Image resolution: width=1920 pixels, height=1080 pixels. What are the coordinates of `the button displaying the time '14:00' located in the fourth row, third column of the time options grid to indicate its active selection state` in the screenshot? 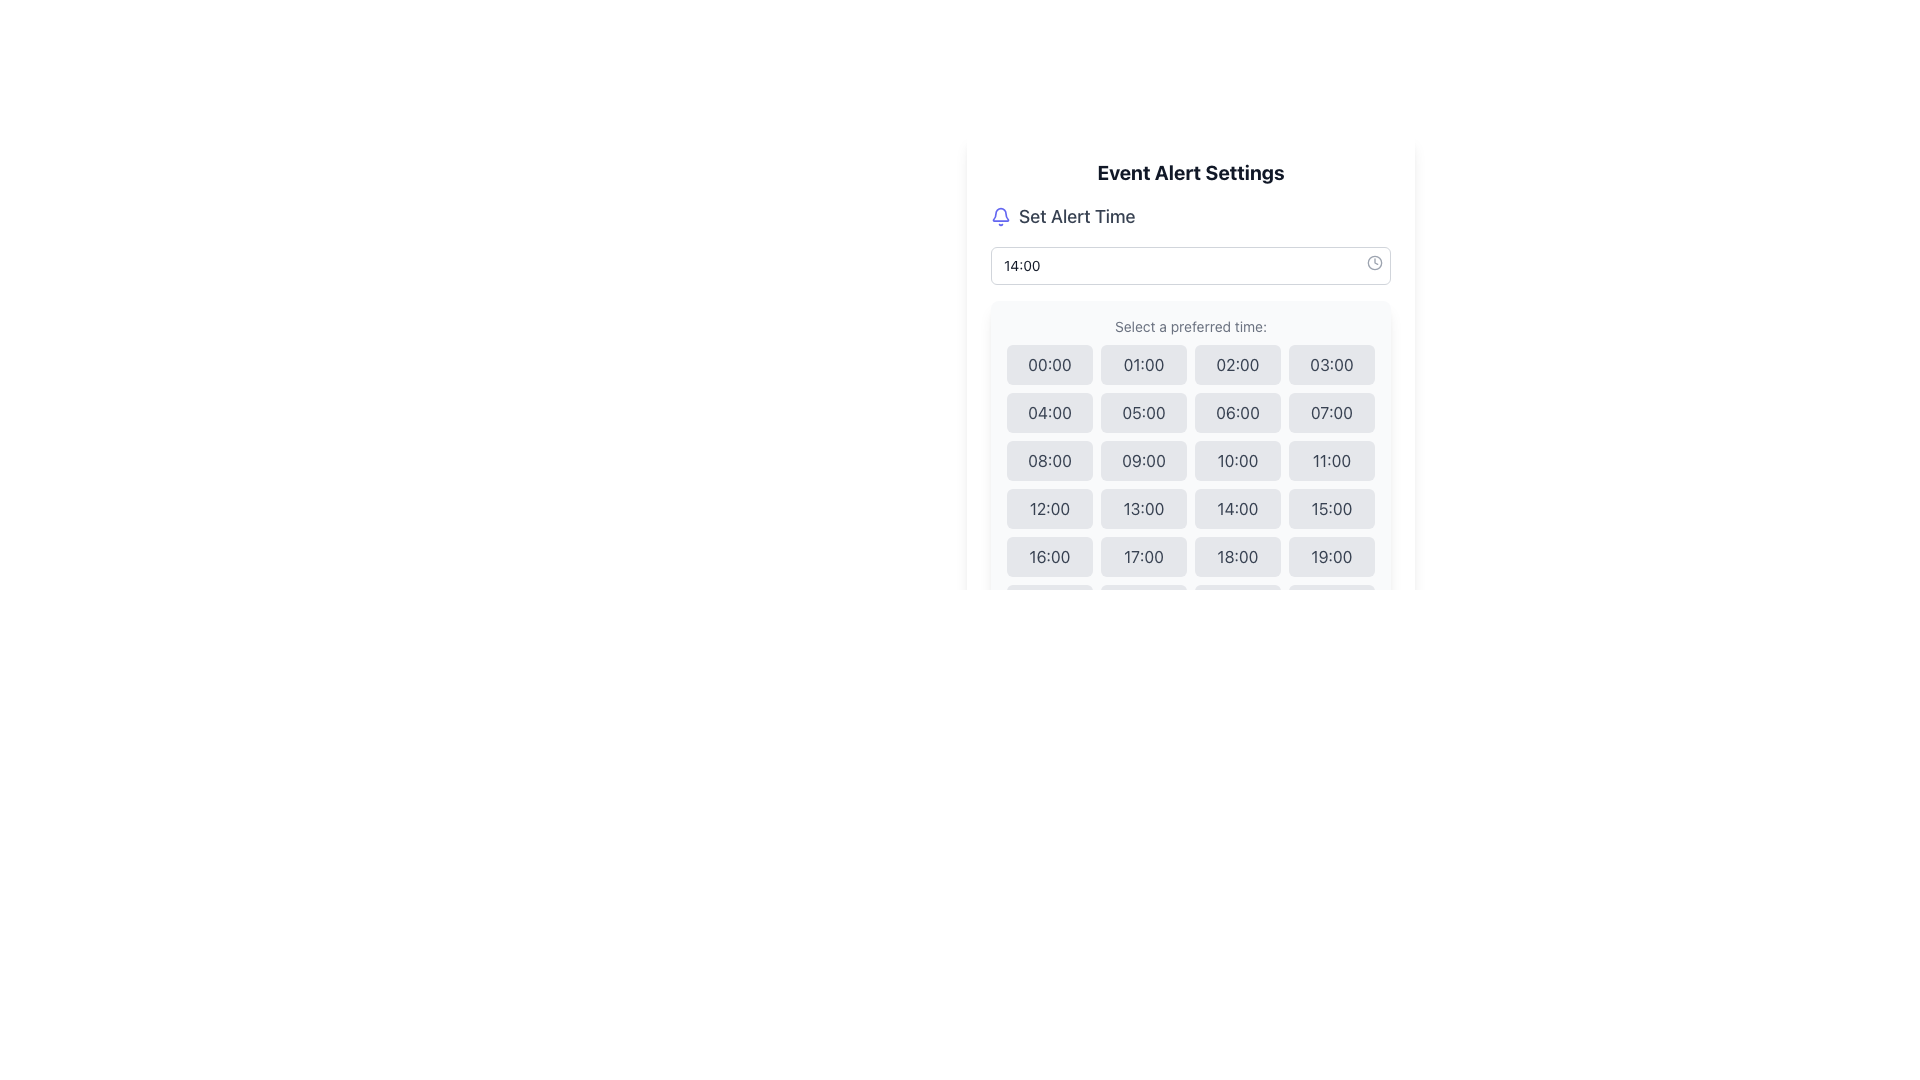 It's located at (1237, 508).